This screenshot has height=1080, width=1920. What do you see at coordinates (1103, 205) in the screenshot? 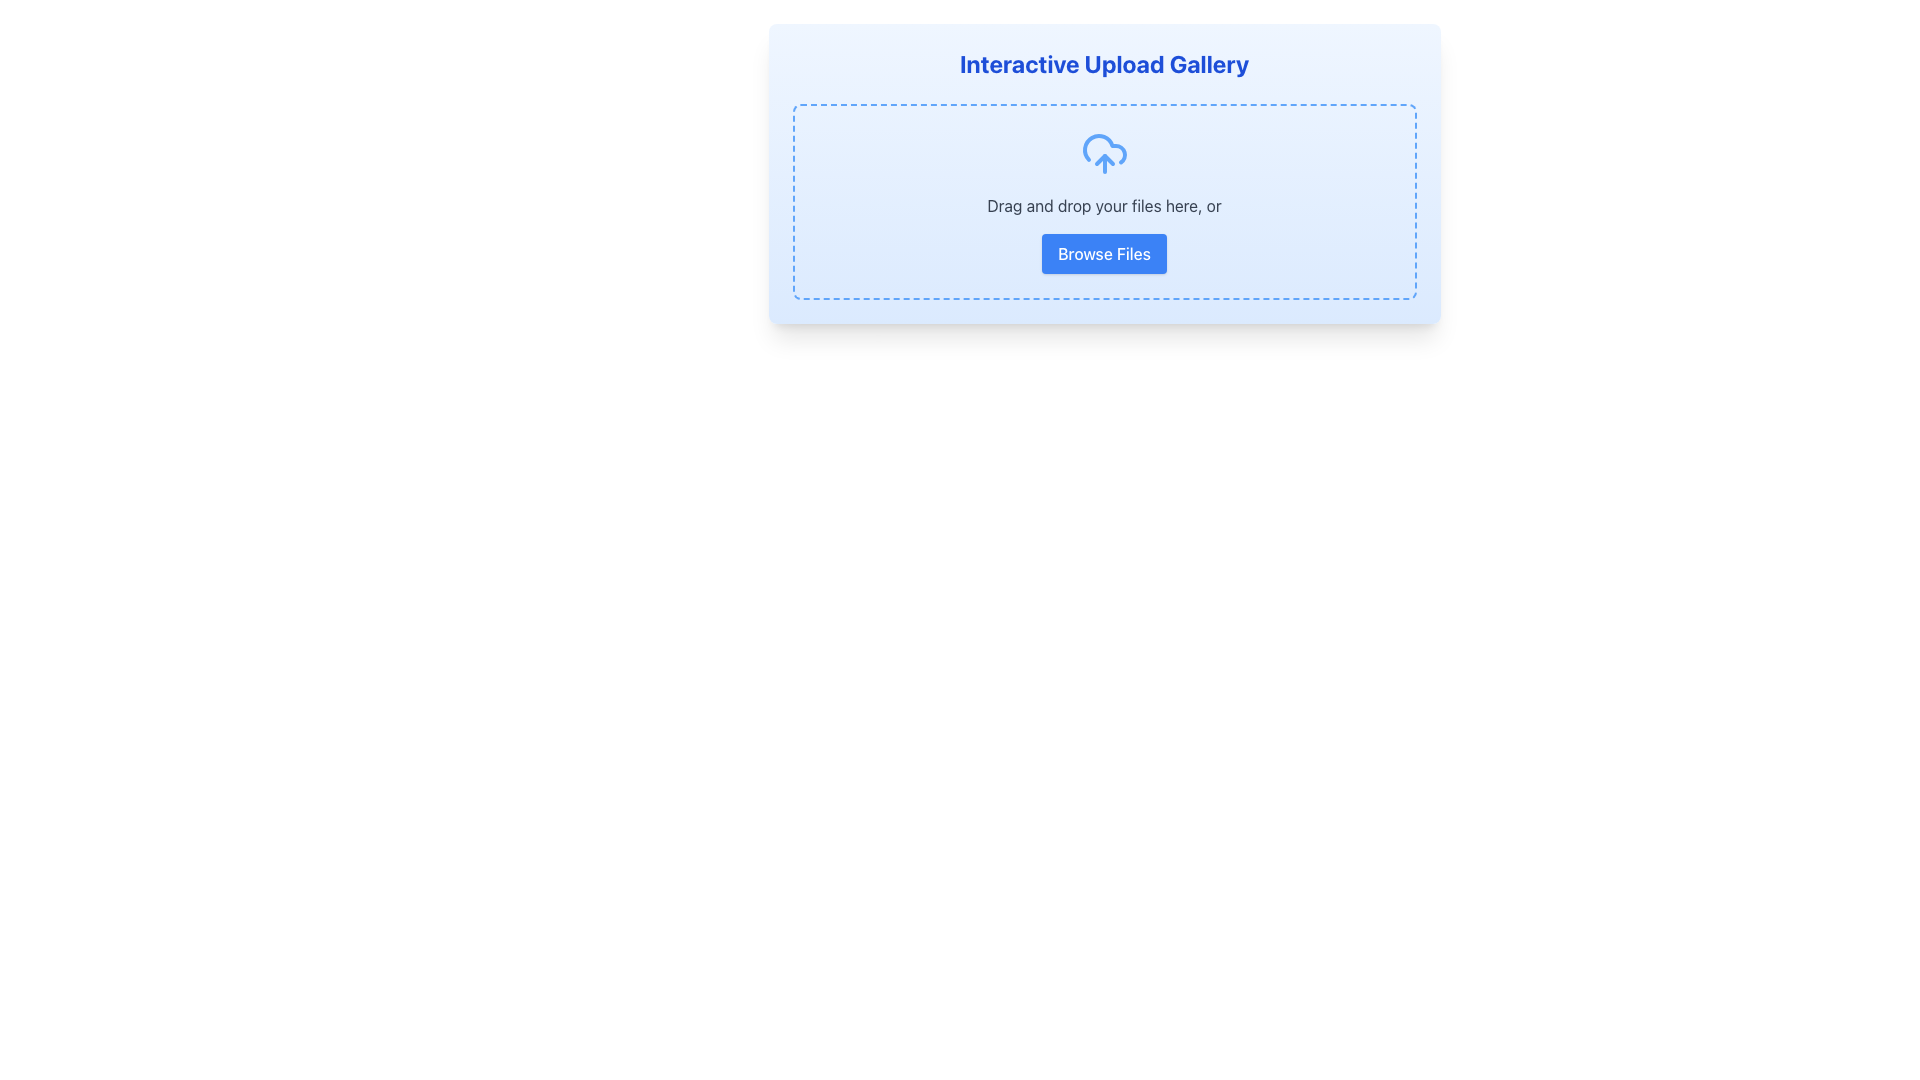
I see `the text label displaying 'Drag and drop your files here, or' to improve clarity` at bounding box center [1103, 205].